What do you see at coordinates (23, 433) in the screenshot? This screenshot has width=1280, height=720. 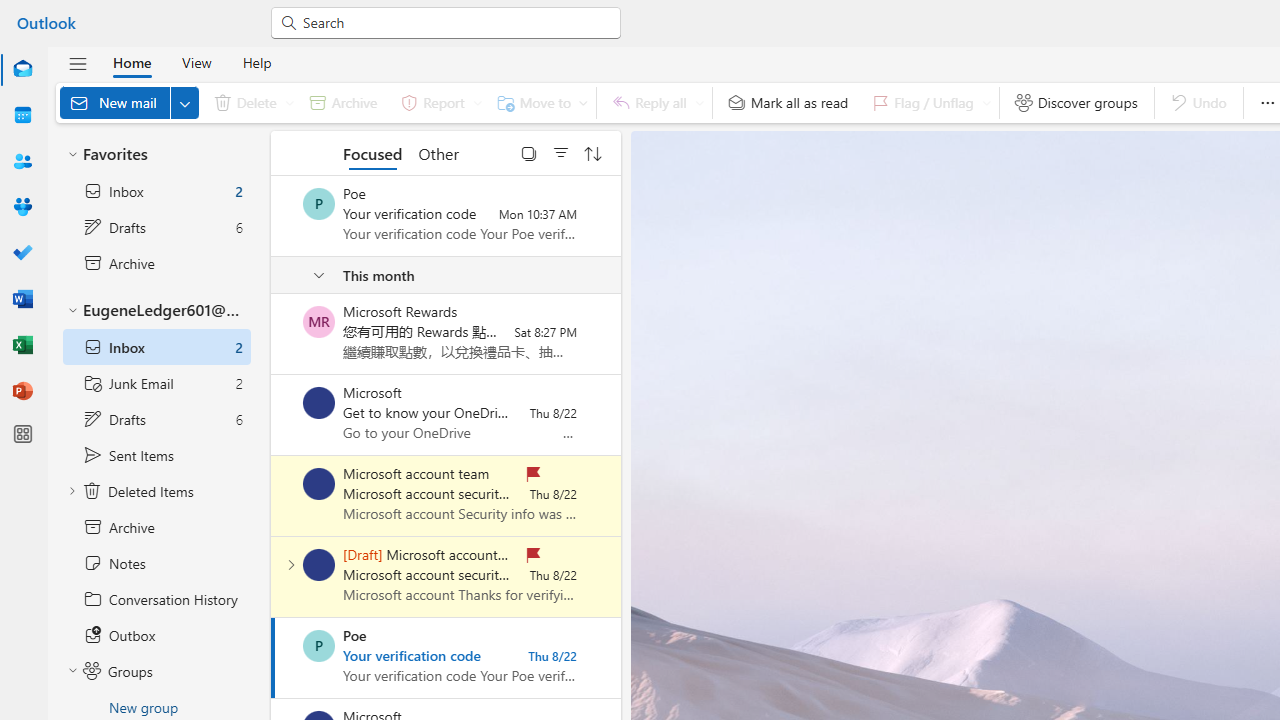 I see `'More apps'` at bounding box center [23, 433].